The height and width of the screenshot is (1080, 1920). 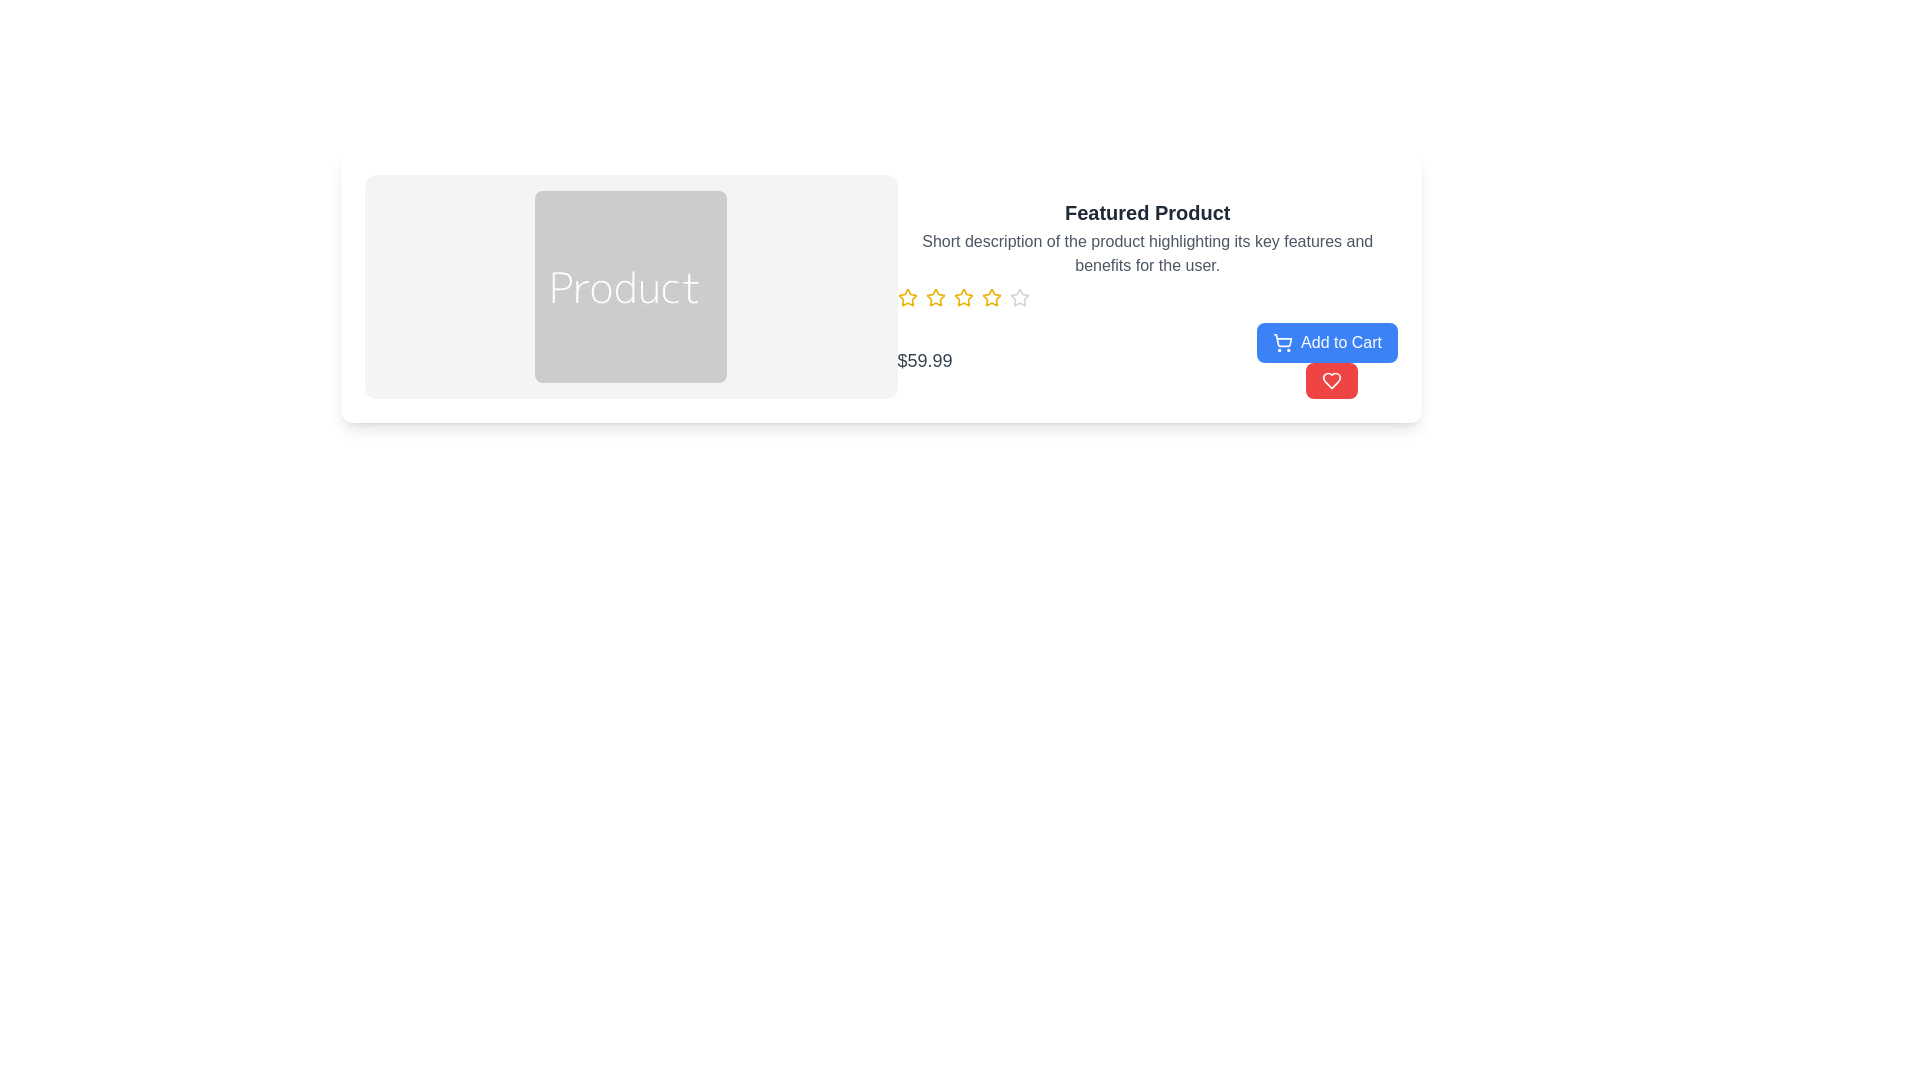 What do you see at coordinates (924, 360) in the screenshot?
I see `price value displayed on the label located at the bottom-left corner of the product layout, below the product rating stars and before the action buttons` at bounding box center [924, 360].